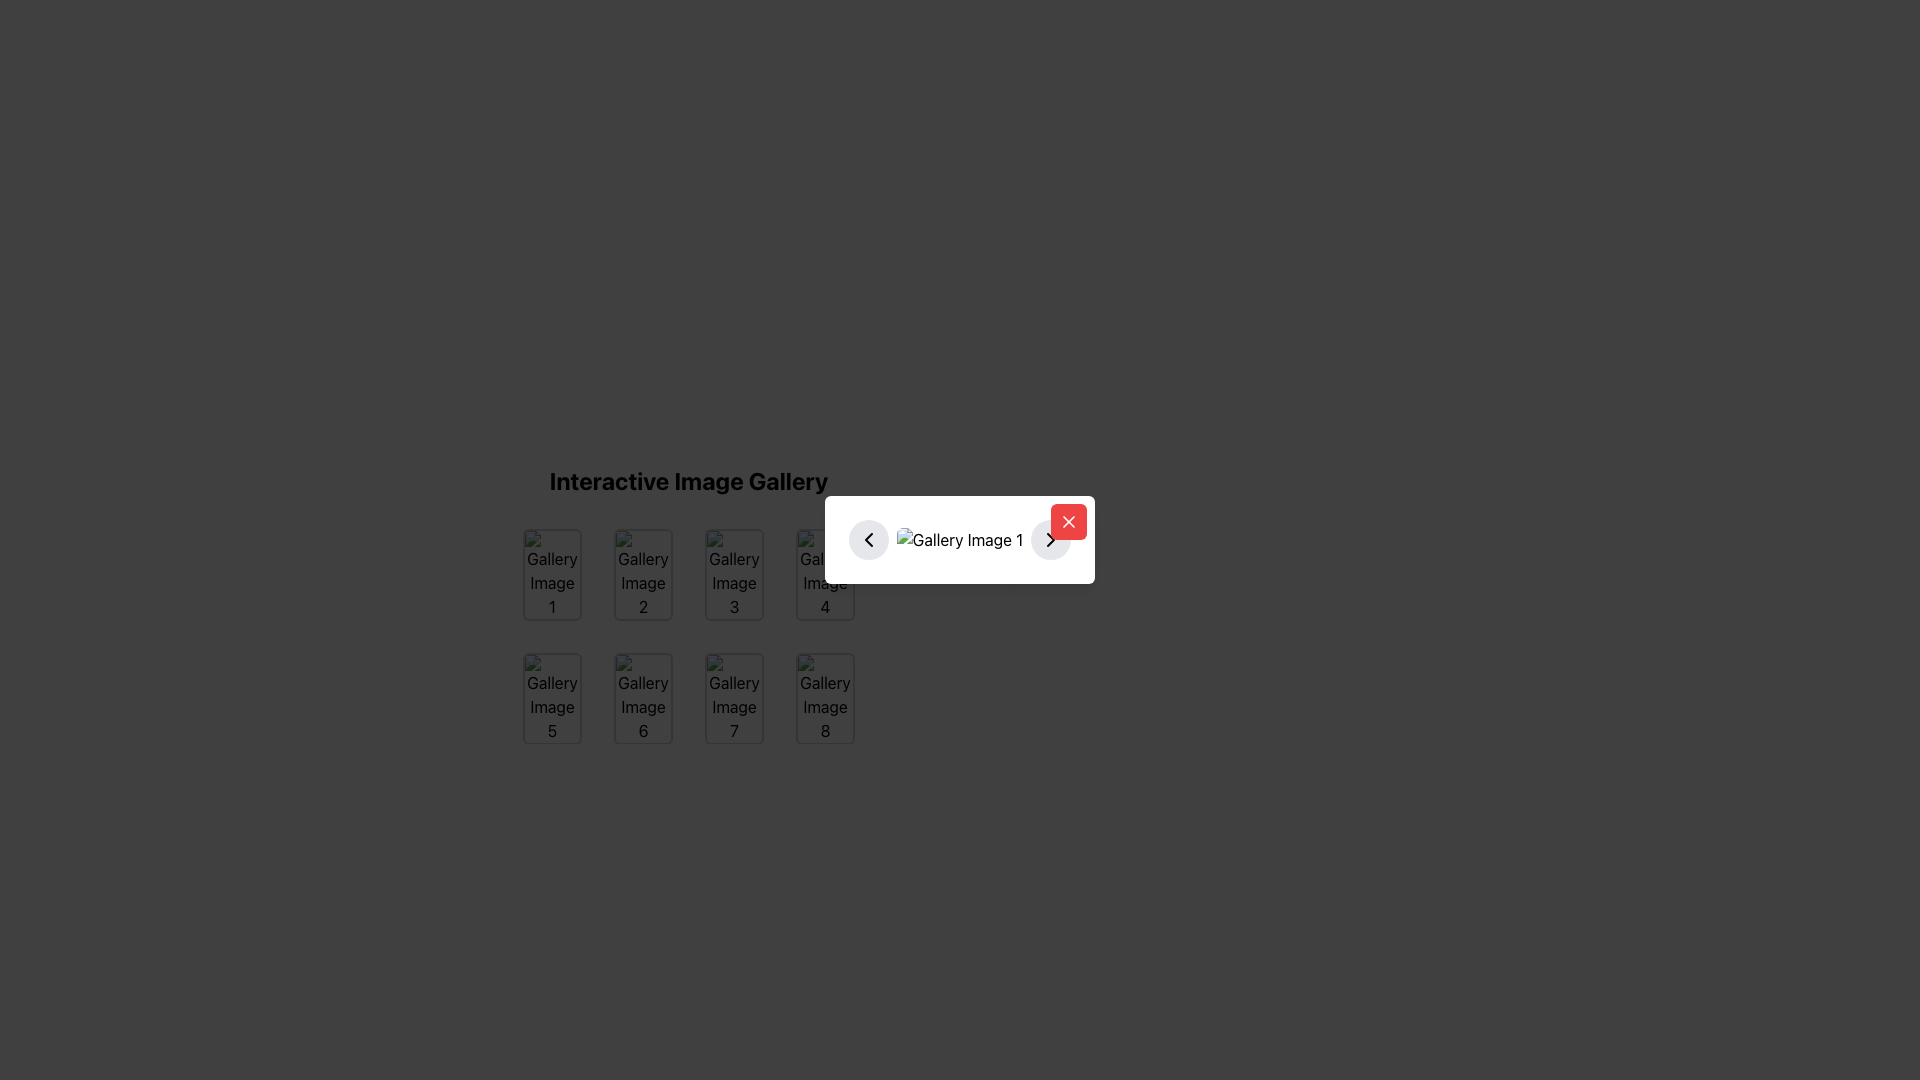 The image size is (1920, 1080). I want to click on the Close Button (SVG-based) represented by the 'X' icon with a white stroke on a red background, located in the top-right section of the modal, so click(1068, 520).